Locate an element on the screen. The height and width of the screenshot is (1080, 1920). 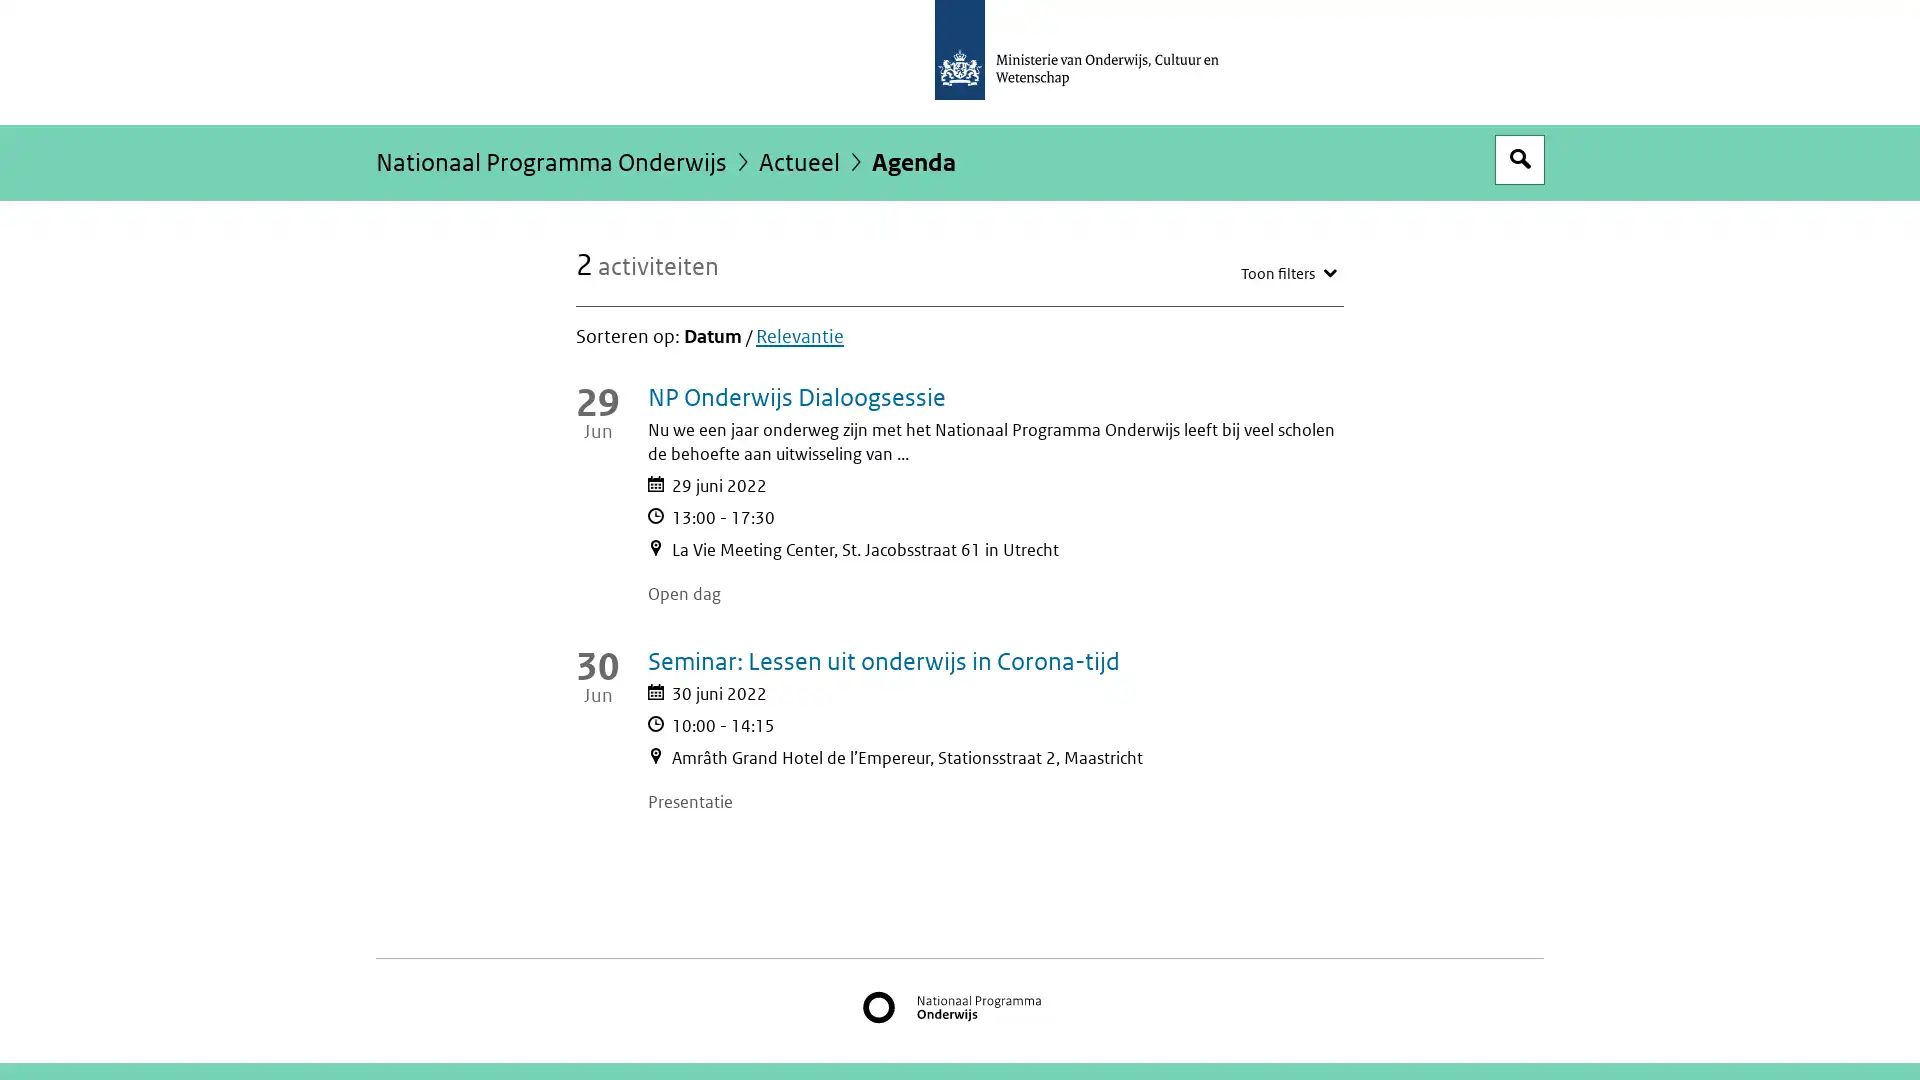
Toon filters is located at coordinates (1288, 273).